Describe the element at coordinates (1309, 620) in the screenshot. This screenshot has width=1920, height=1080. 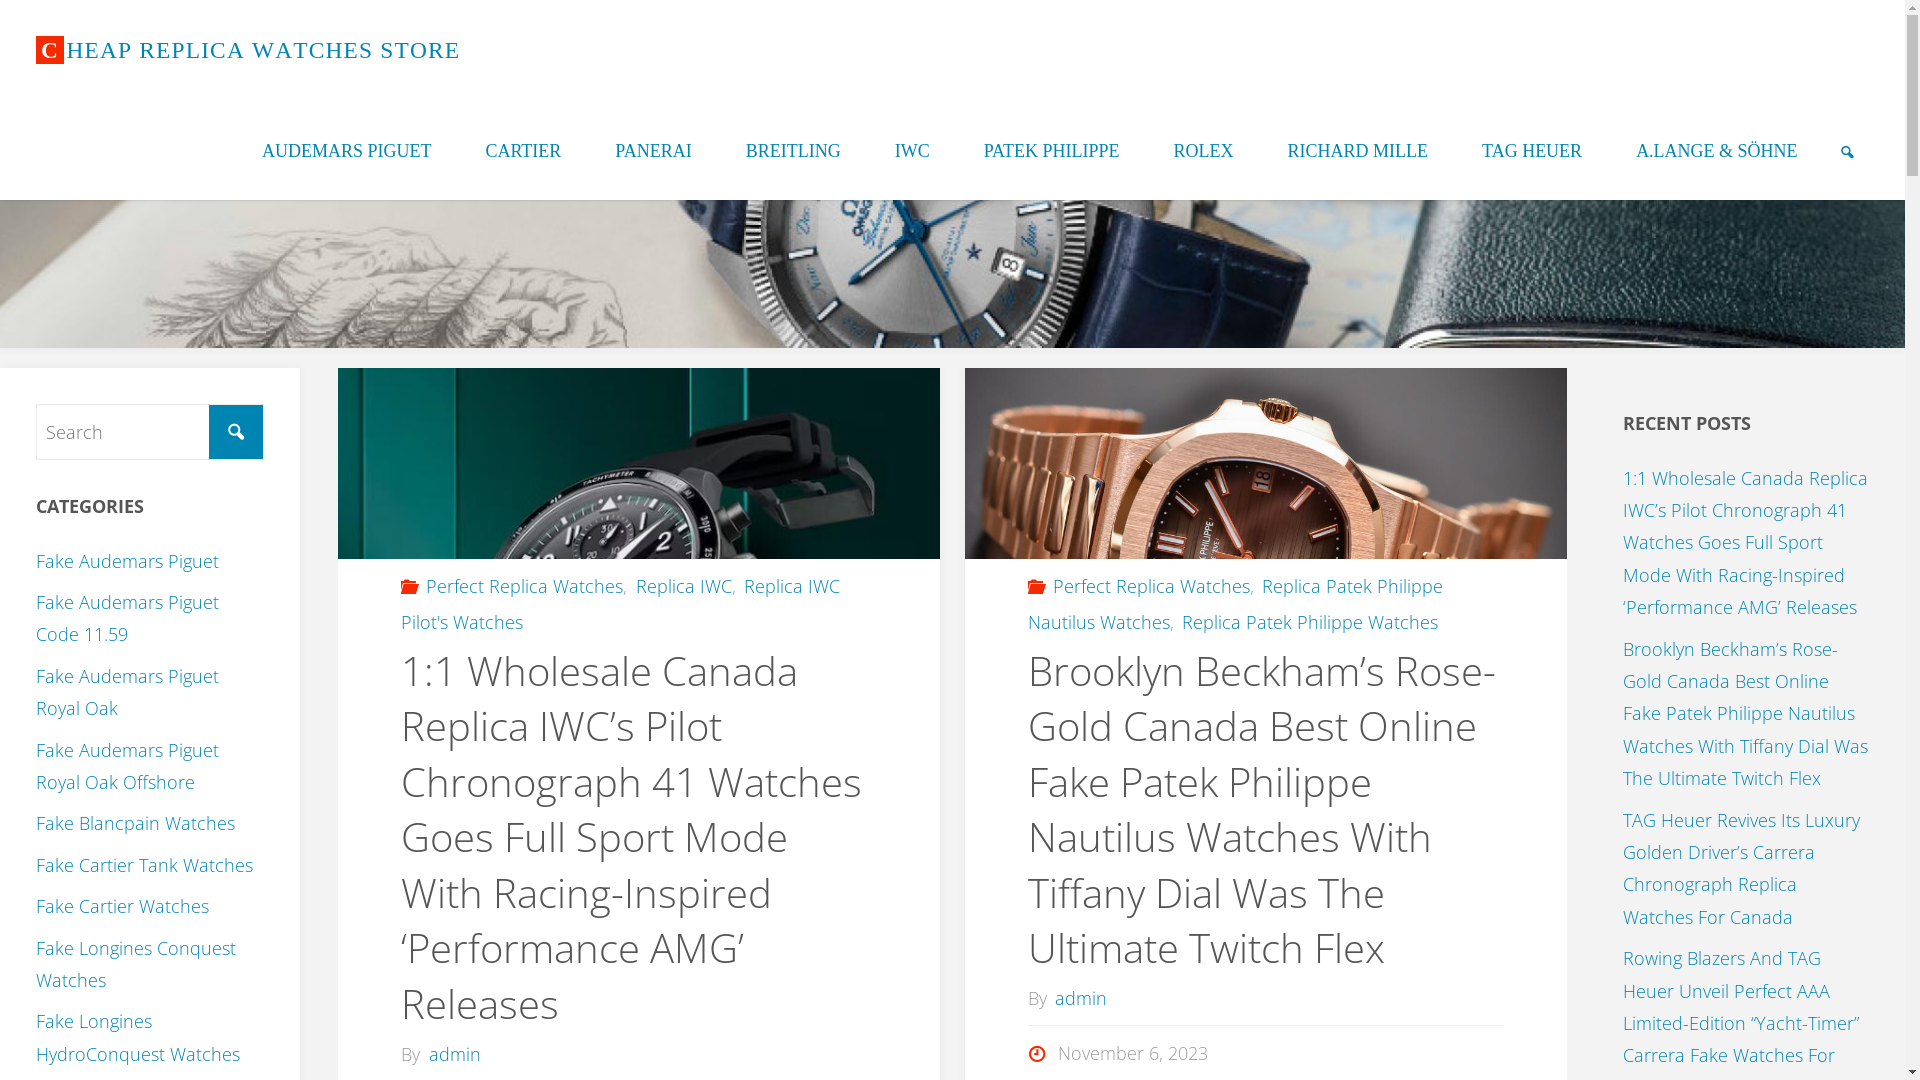
I see `'Replica Patek Philippe Watches'` at that location.